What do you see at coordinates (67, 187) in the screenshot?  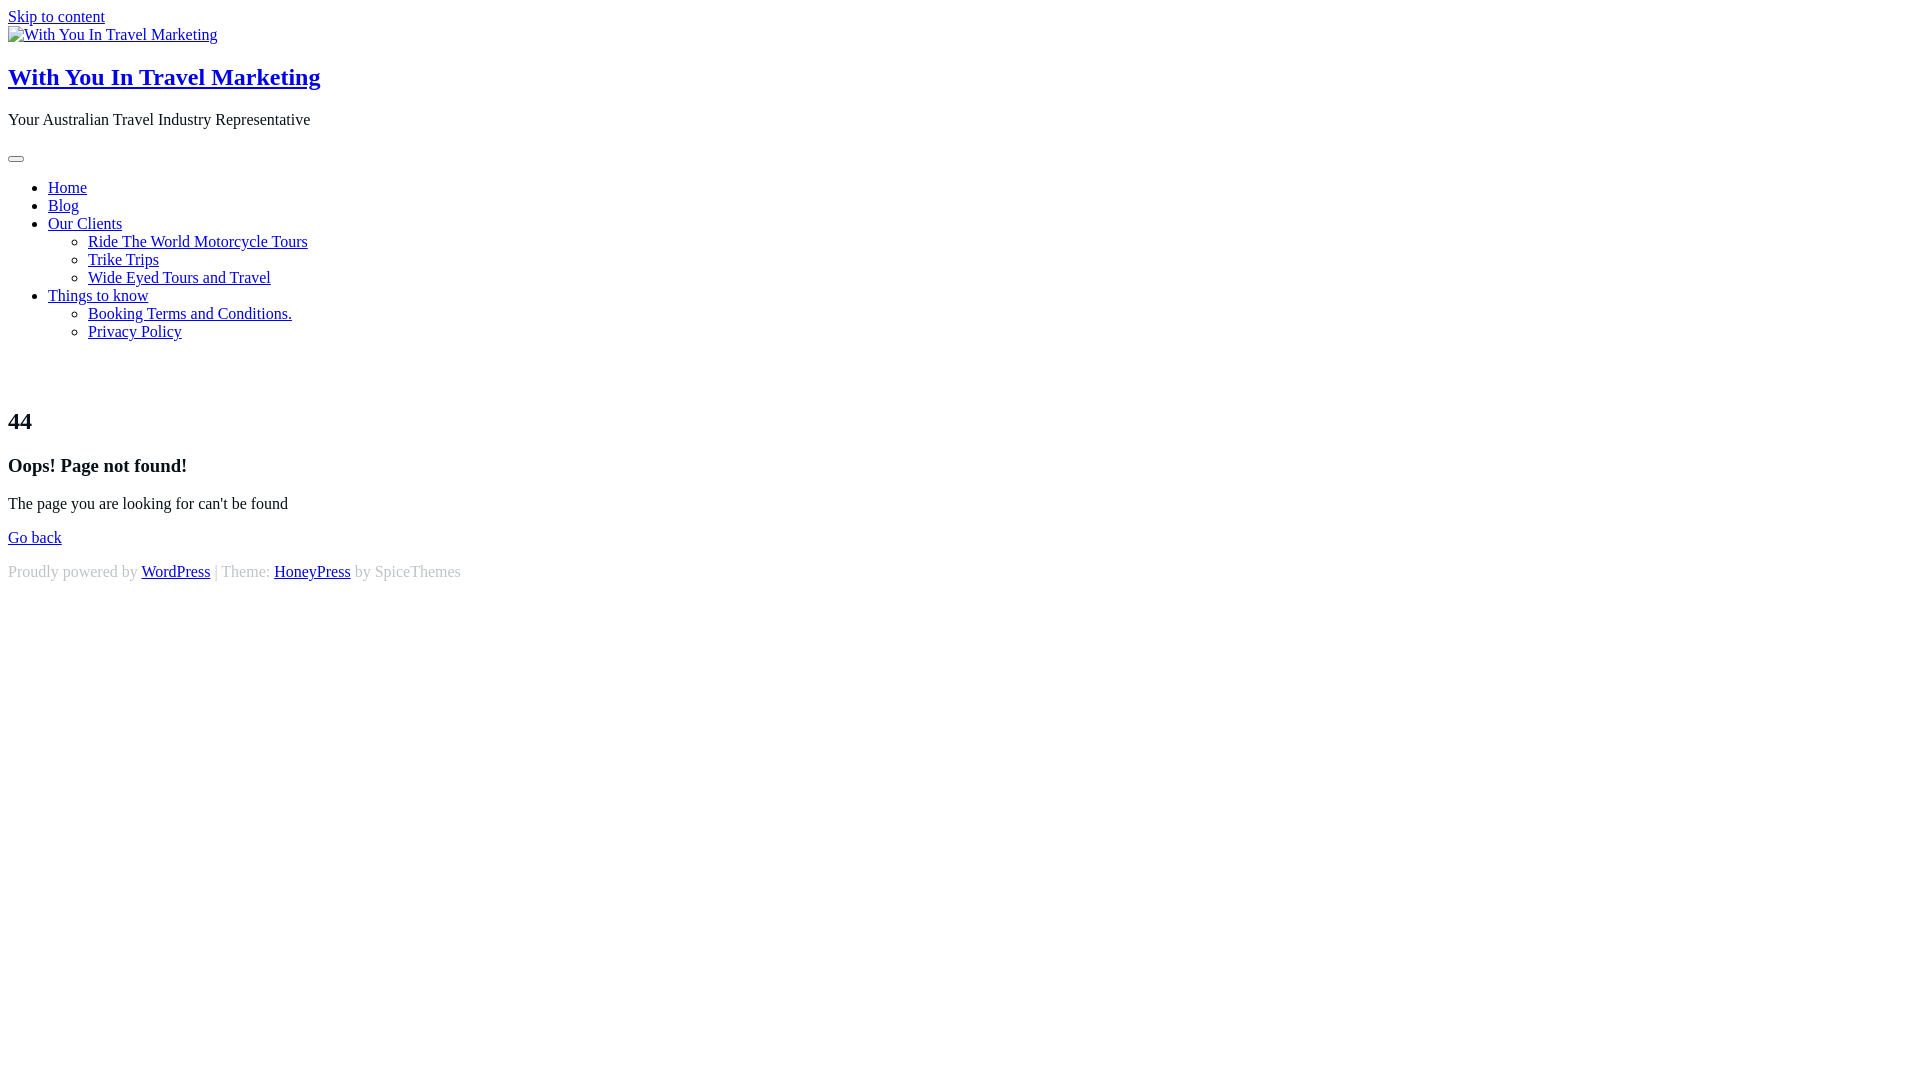 I see `'Home'` at bounding box center [67, 187].